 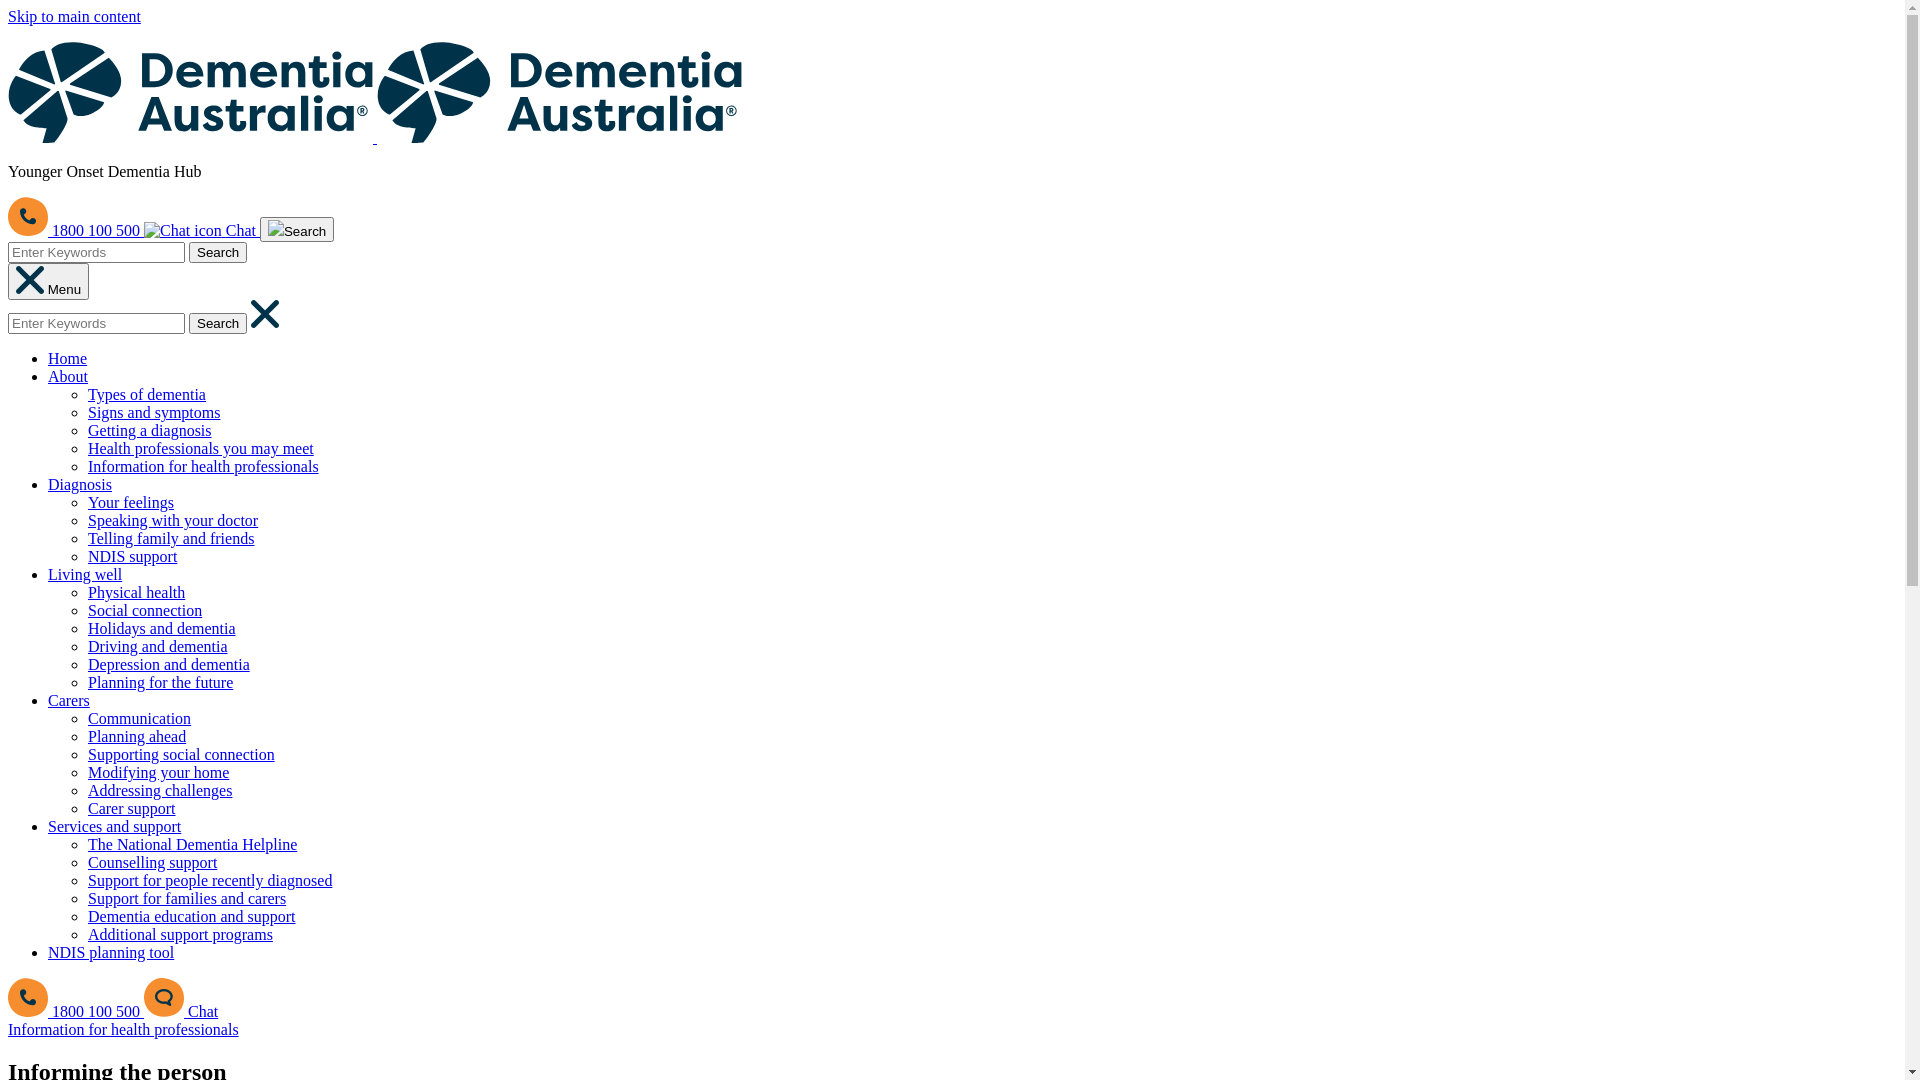 I want to click on 'Diagnosis', so click(x=80, y=484).